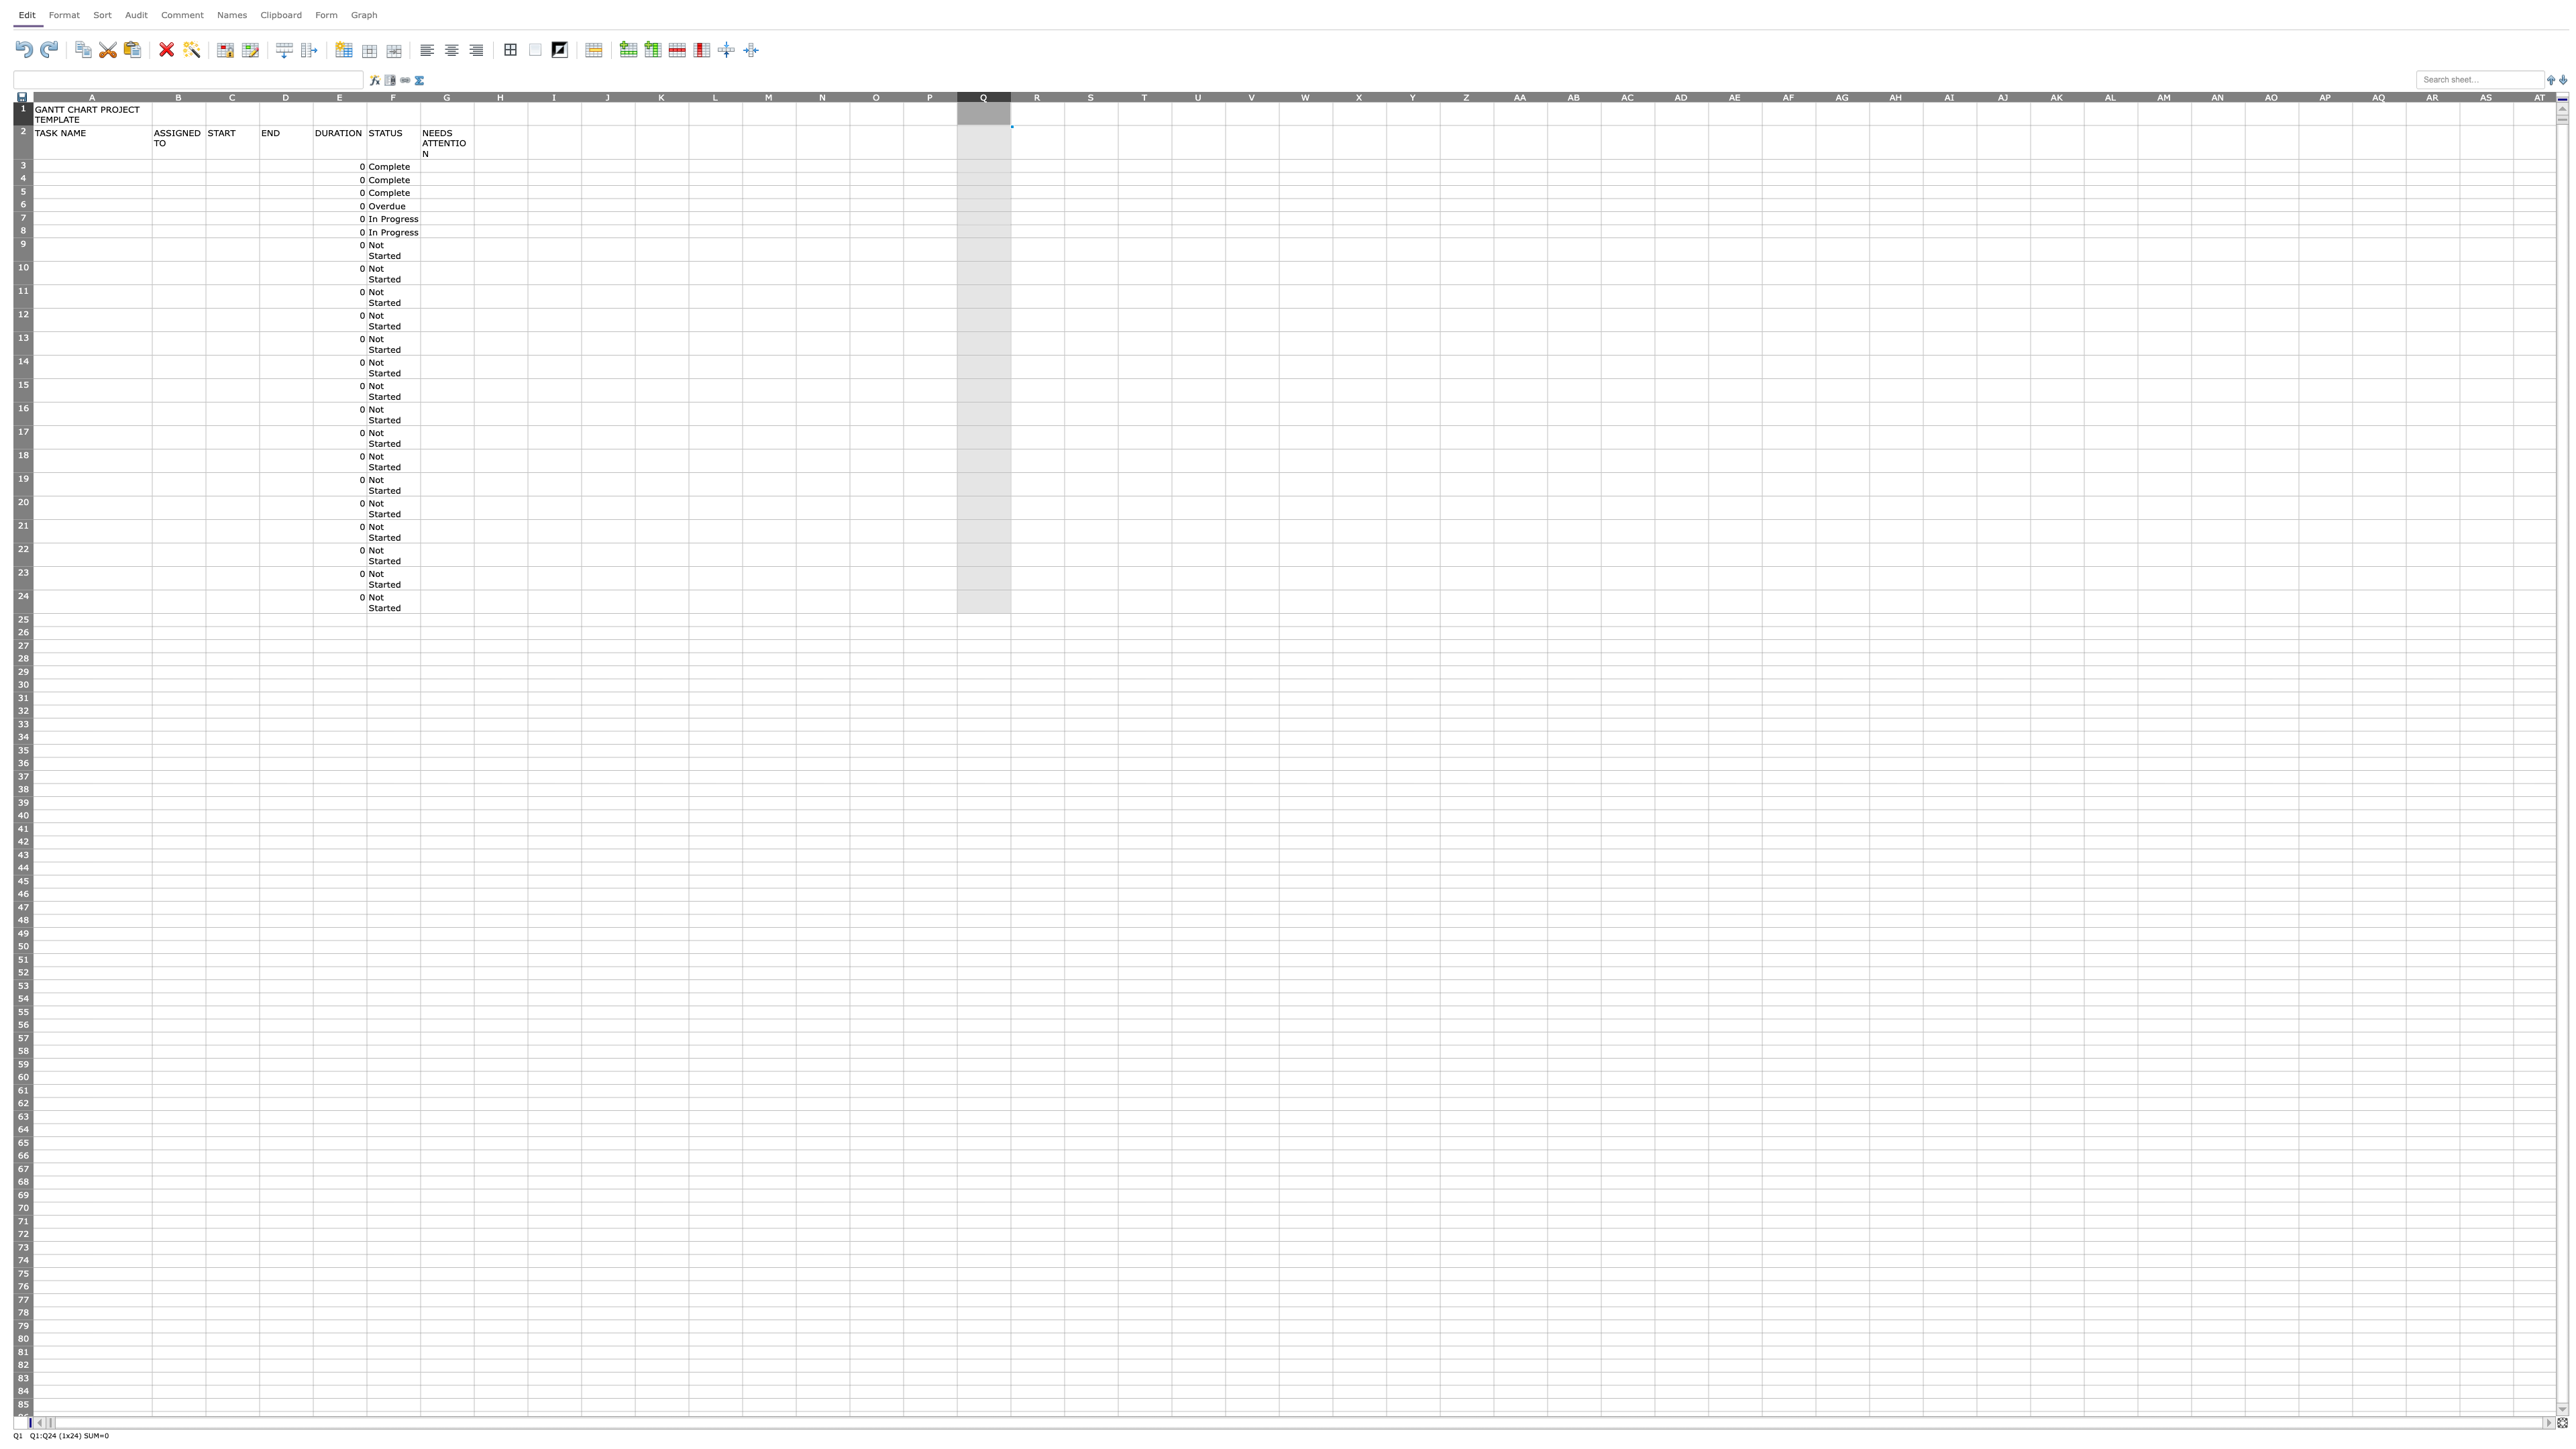 The height and width of the screenshot is (1449, 2576). I want to click on the right edge of column V to resize, so click(1277, 95).